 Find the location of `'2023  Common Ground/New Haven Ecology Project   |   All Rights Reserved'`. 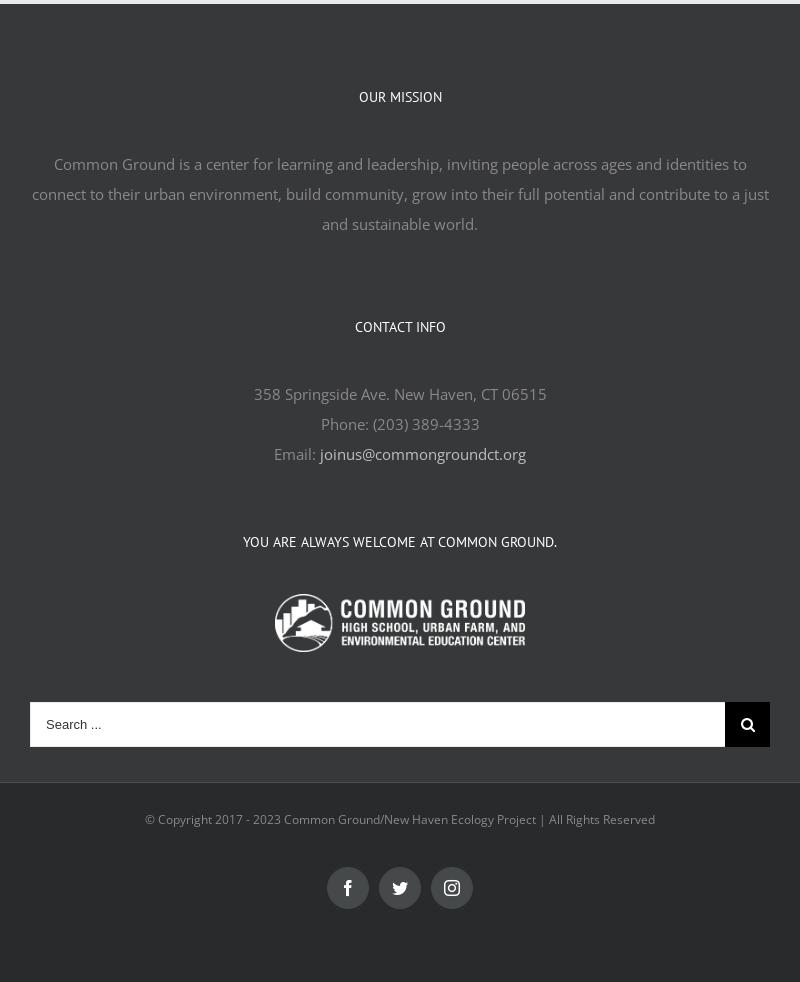

'2023  Common Ground/New Haven Ecology Project   |   All Rights Reserved' is located at coordinates (453, 818).